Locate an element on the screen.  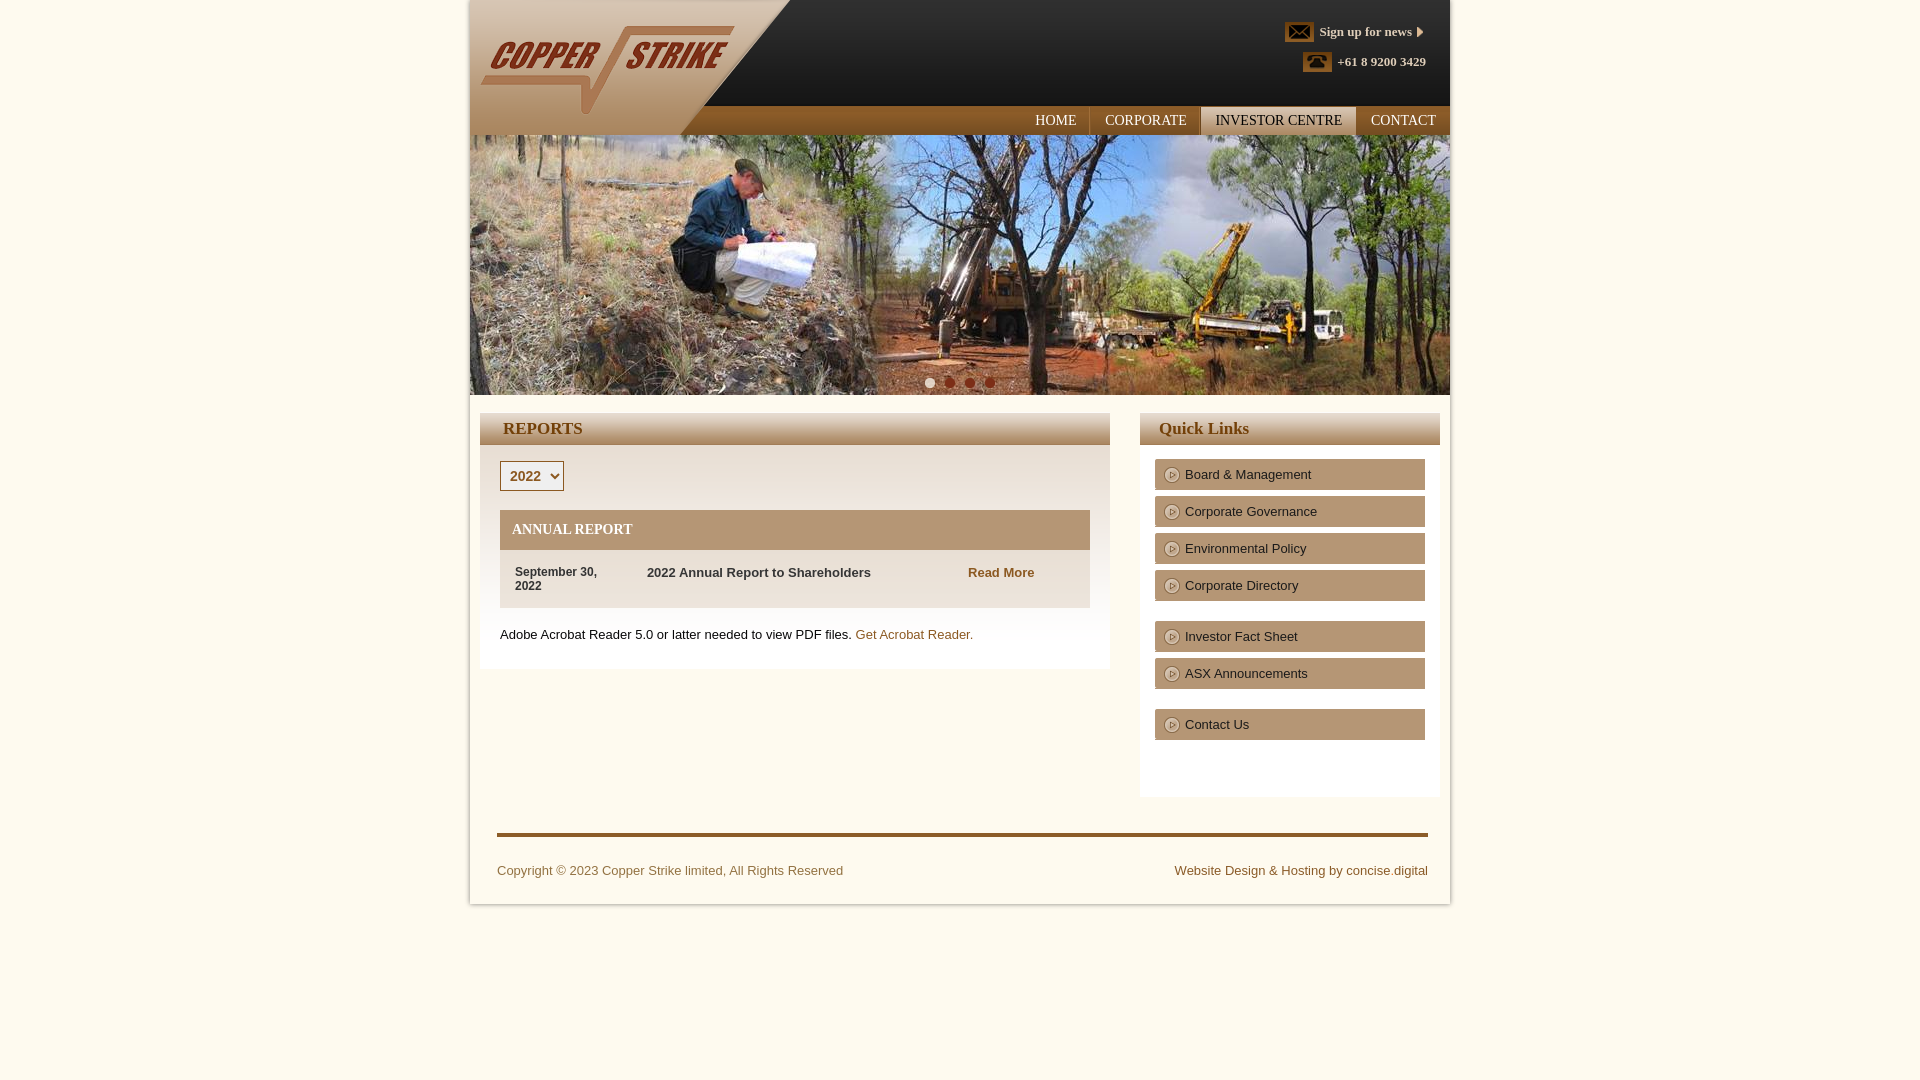
'ASX Announcements' is located at coordinates (1290, 673).